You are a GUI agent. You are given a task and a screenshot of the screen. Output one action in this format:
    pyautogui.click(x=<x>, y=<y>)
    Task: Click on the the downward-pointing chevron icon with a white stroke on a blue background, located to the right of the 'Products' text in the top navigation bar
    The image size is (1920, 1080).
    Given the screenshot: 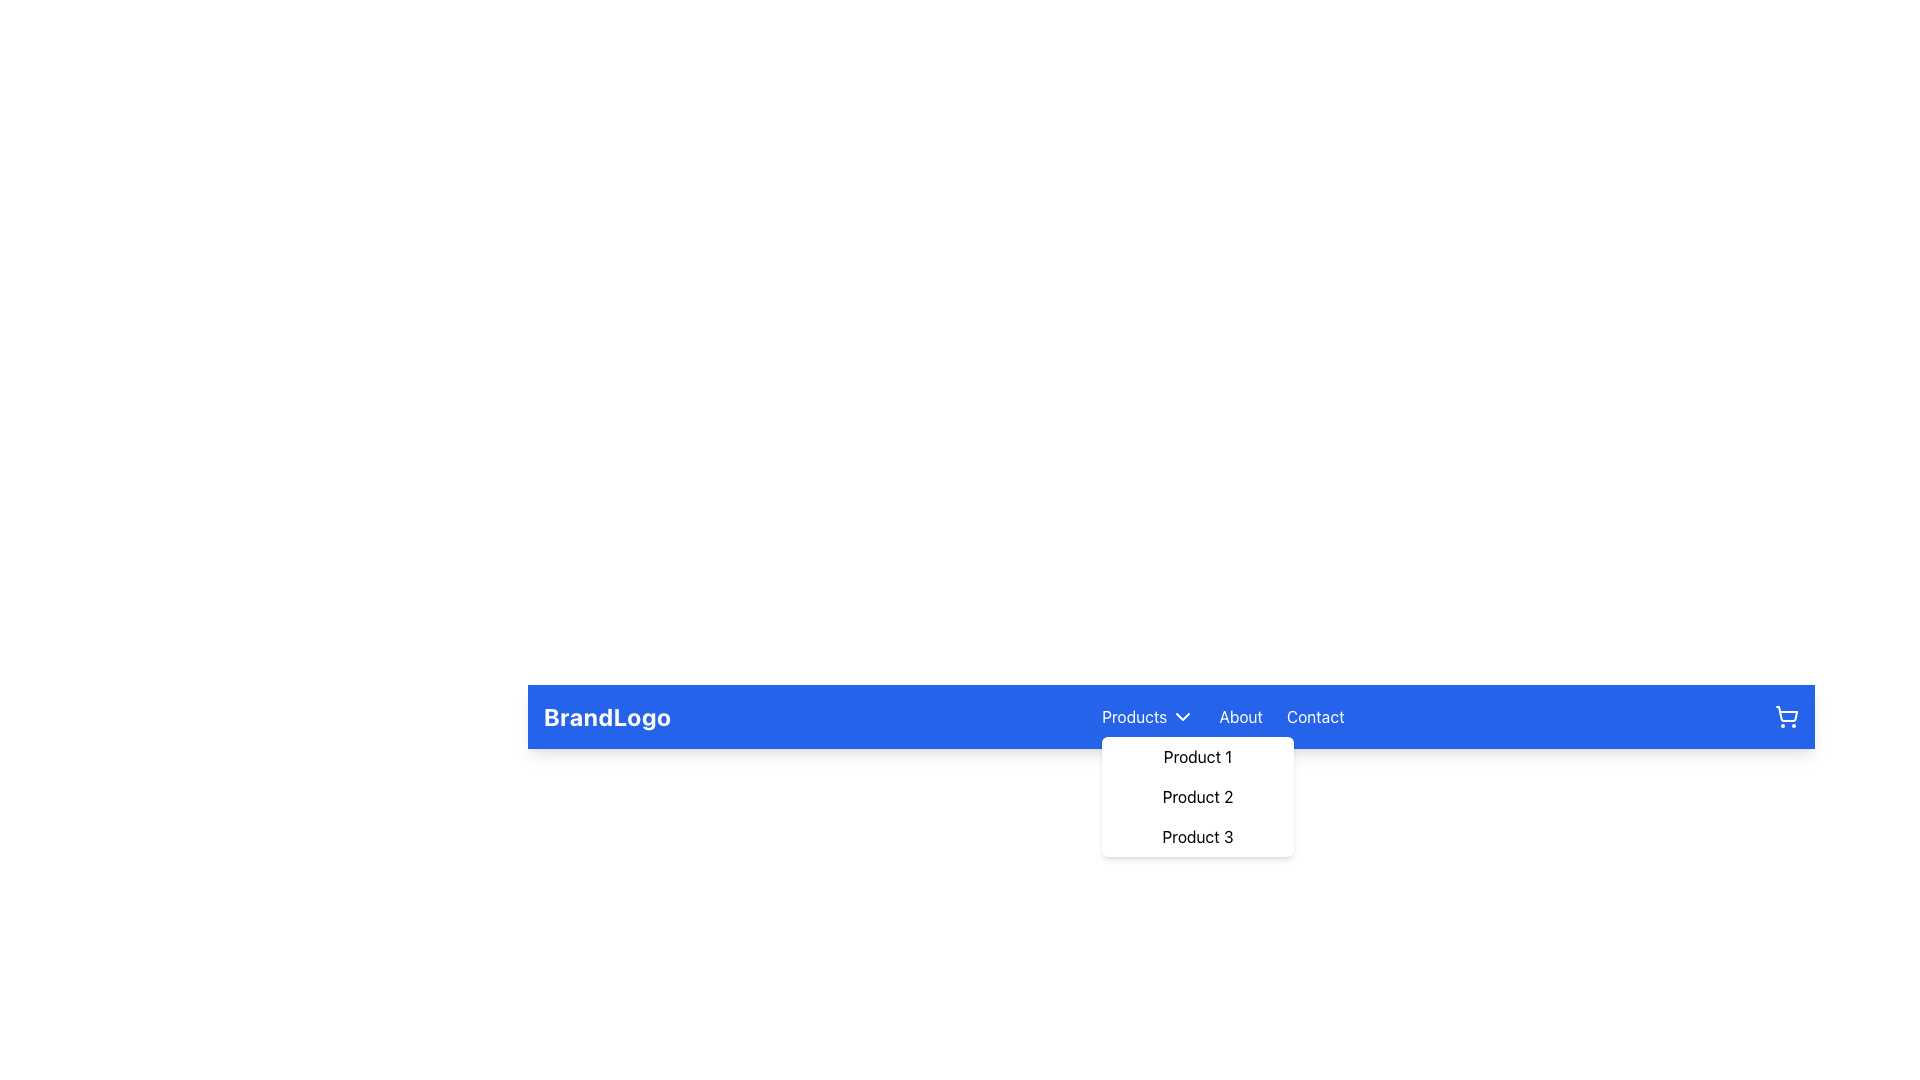 What is the action you would take?
    pyautogui.click(x=1183, y=716)
    